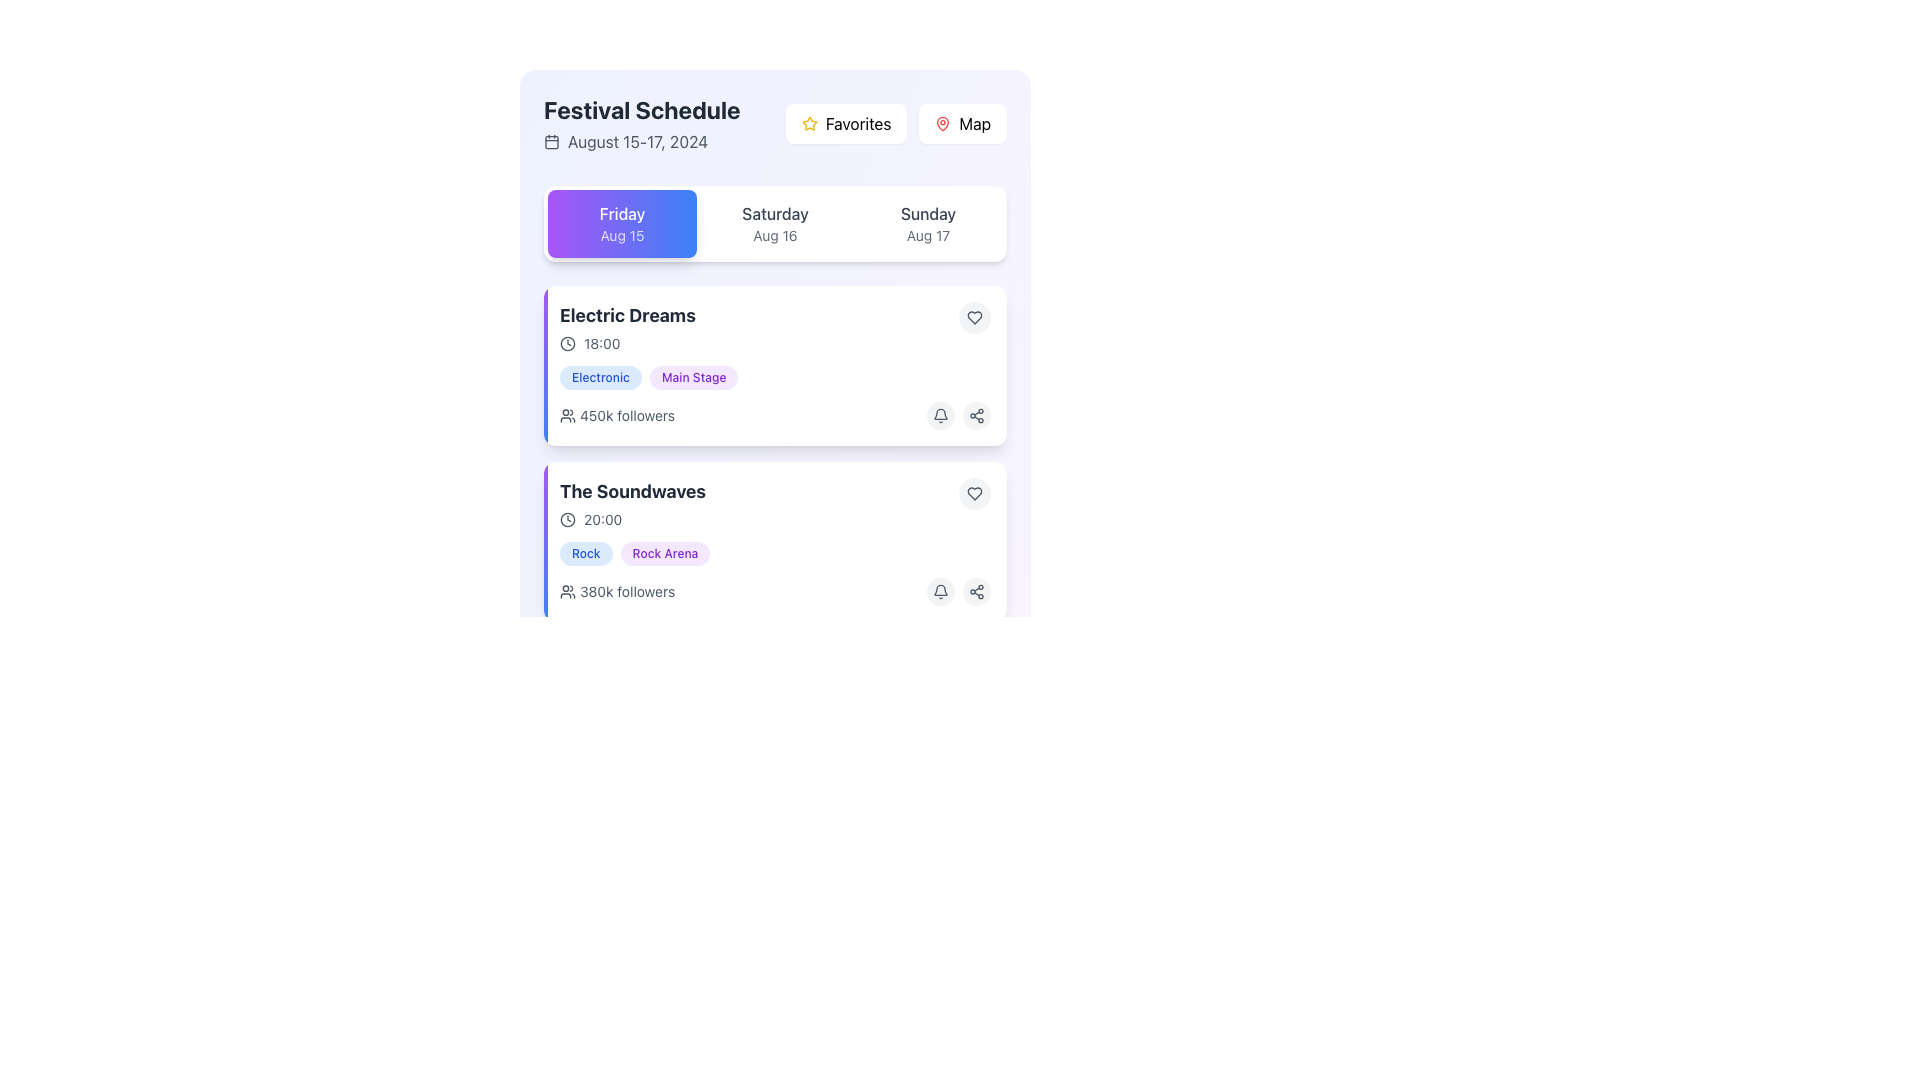  Describe the element at coordinates (846, 123) in the screenshot. I see `the 'Favorites' button located at the top-right area of the interface to observe visual feedback such as a shadow change` at that location.